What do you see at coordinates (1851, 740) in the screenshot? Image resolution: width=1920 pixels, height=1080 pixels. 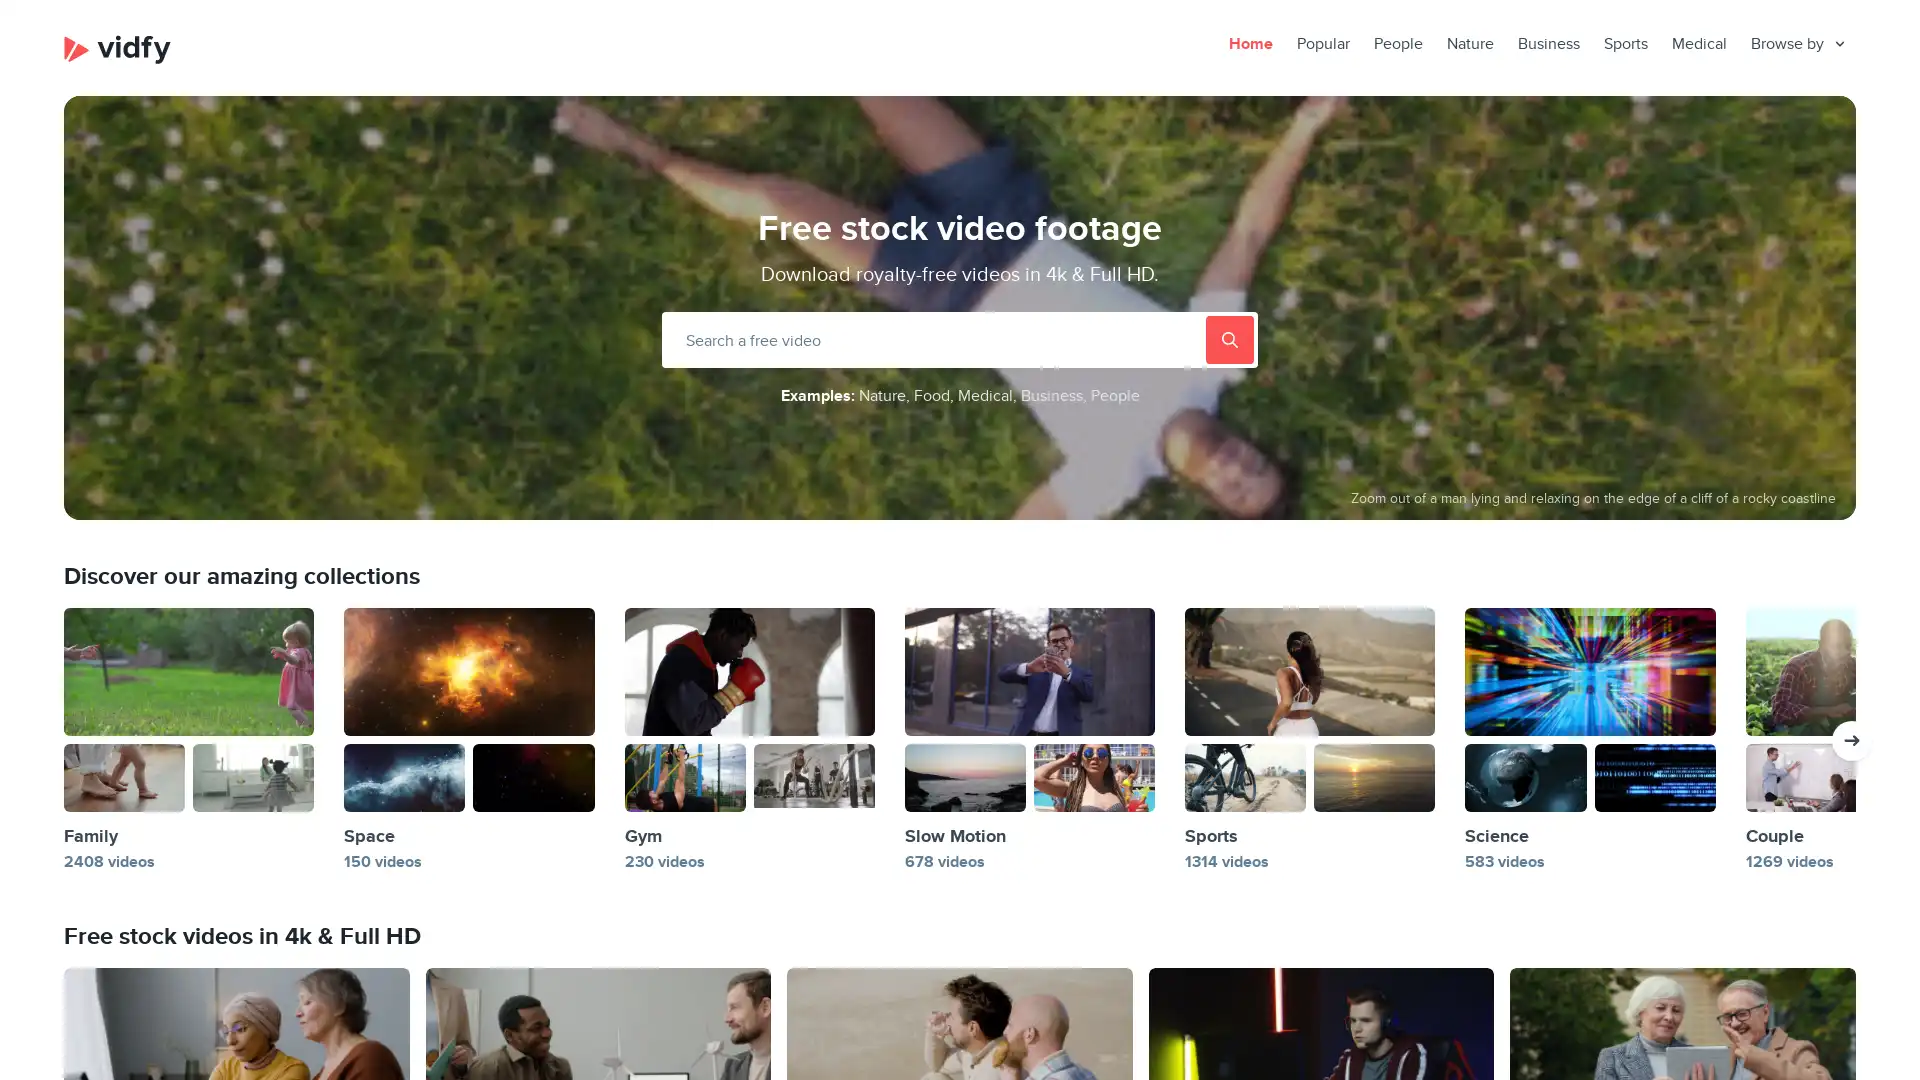 I see `previous presentation` at bounding box center [1851, 740].